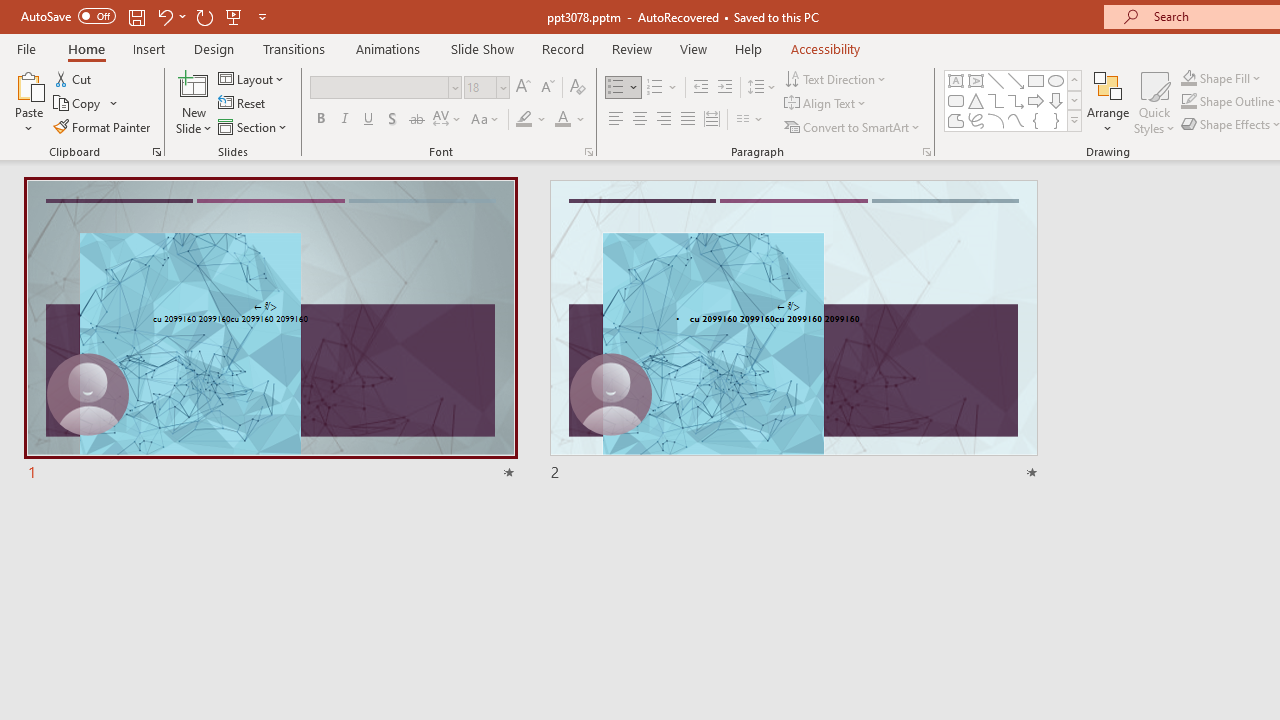  I want to click on 'Insert', so click(148, 48).